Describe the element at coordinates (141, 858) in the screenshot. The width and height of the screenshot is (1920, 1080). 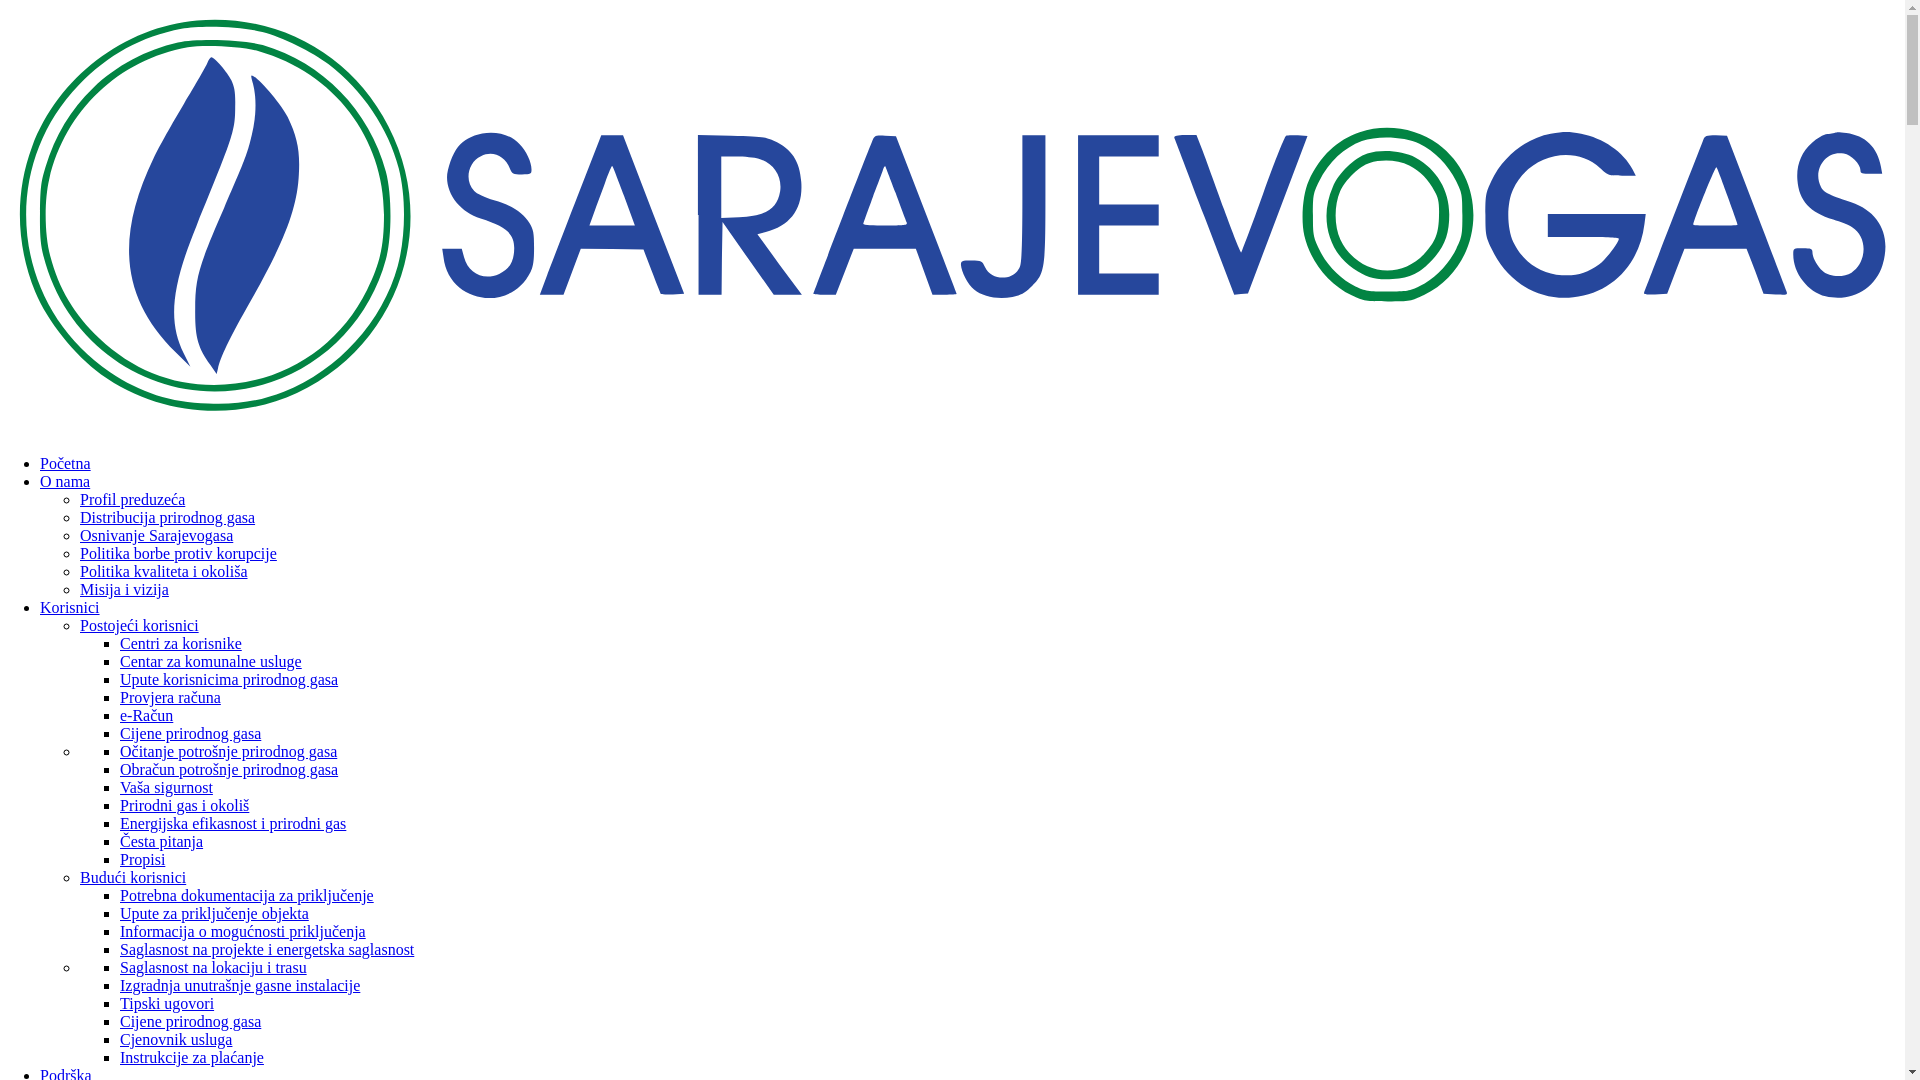
I see `'Propisi'` at that location.